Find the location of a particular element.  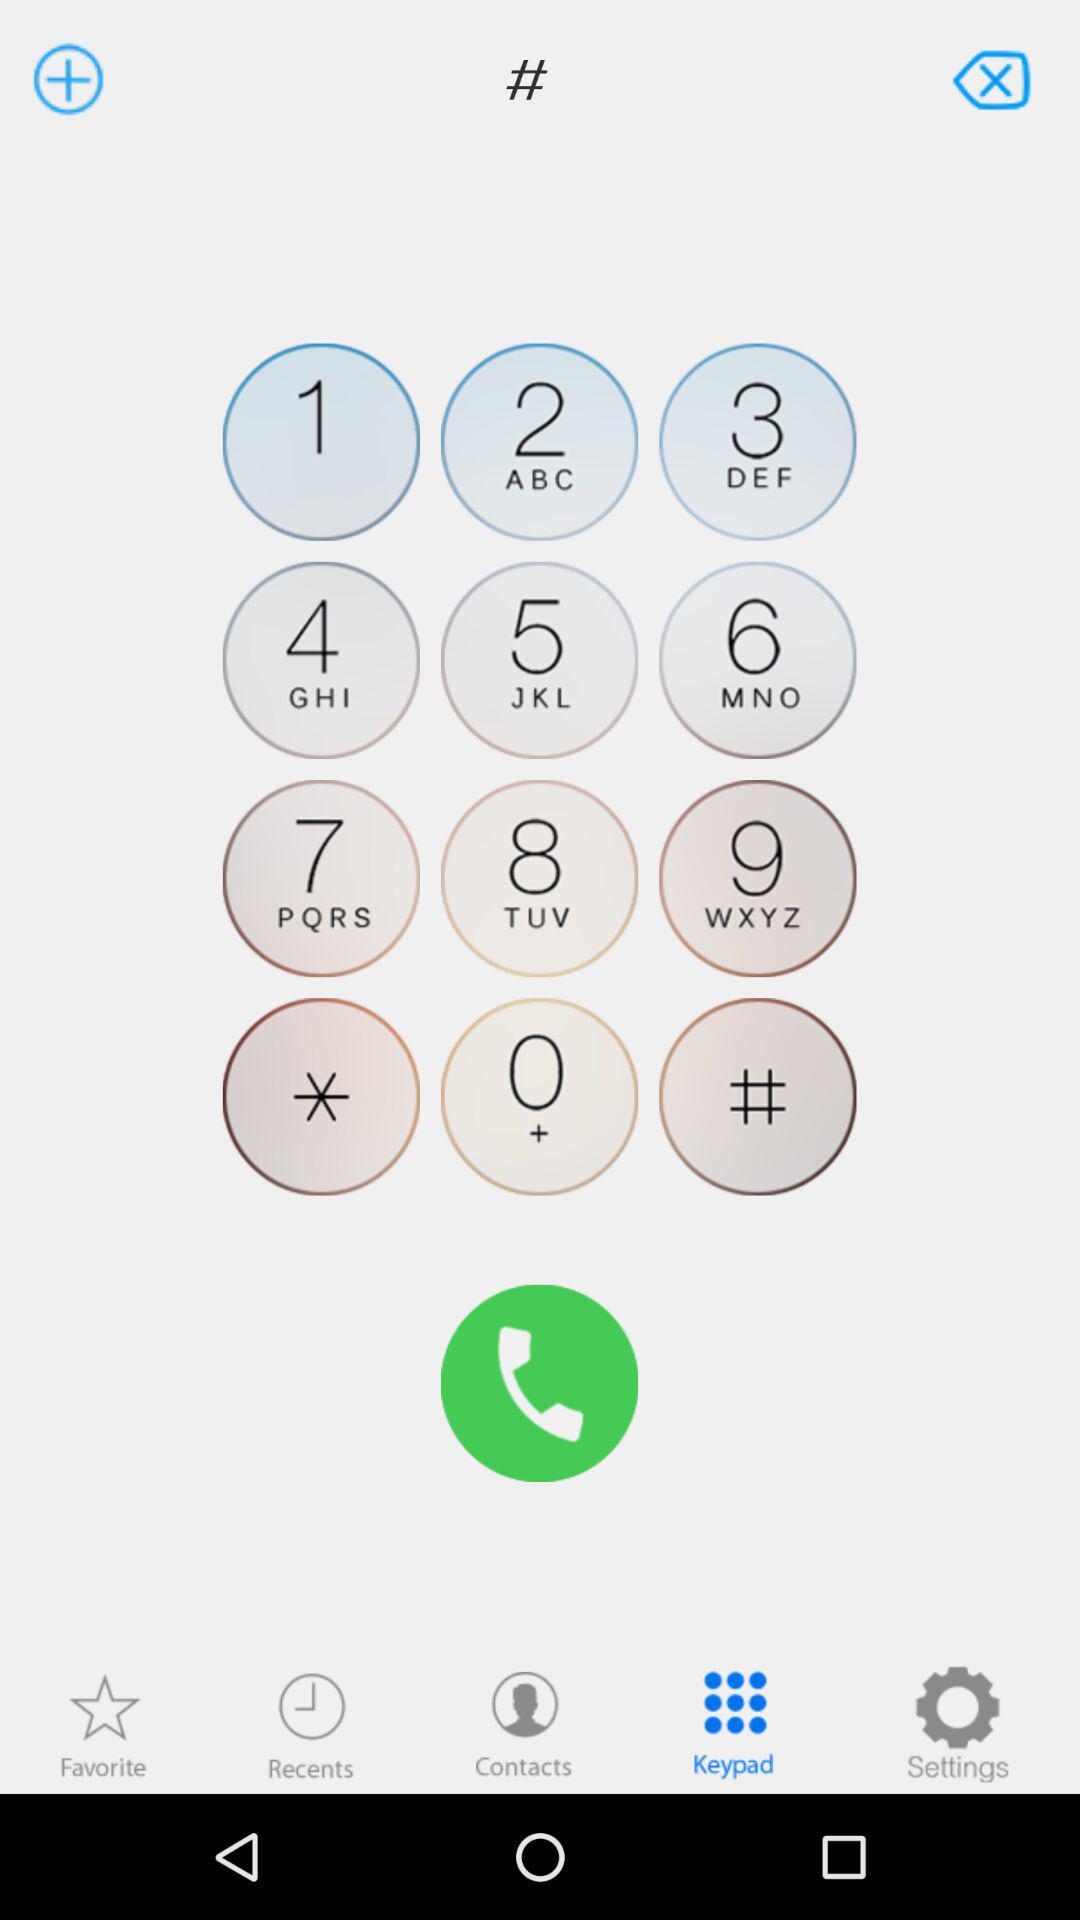

press number 3 is located at coordinates (757, 441).